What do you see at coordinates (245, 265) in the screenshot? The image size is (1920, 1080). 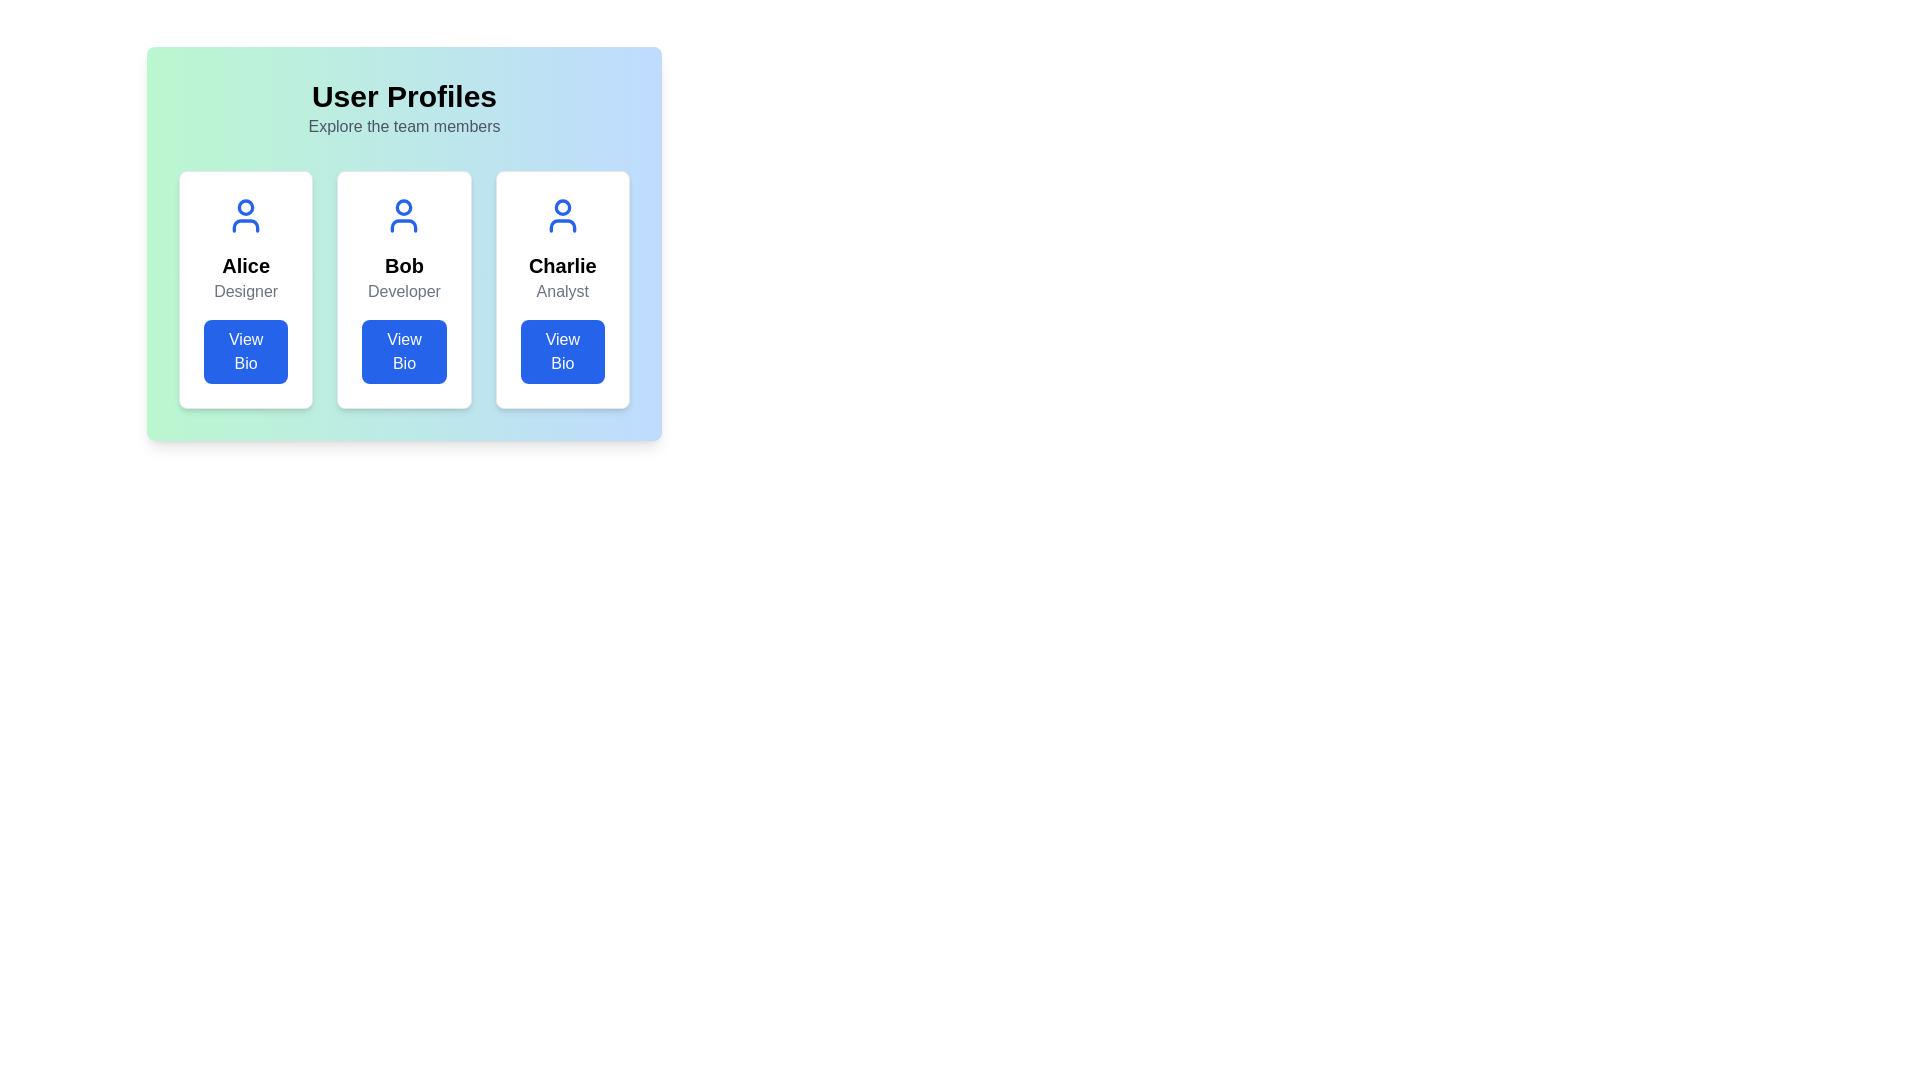 I see `the text label element displaying the name 'Alice', which is located in the first card of three horizontally aligned cards, below the user icon and above the descriptive text 'Designer'` at bounding box center [245, 265].